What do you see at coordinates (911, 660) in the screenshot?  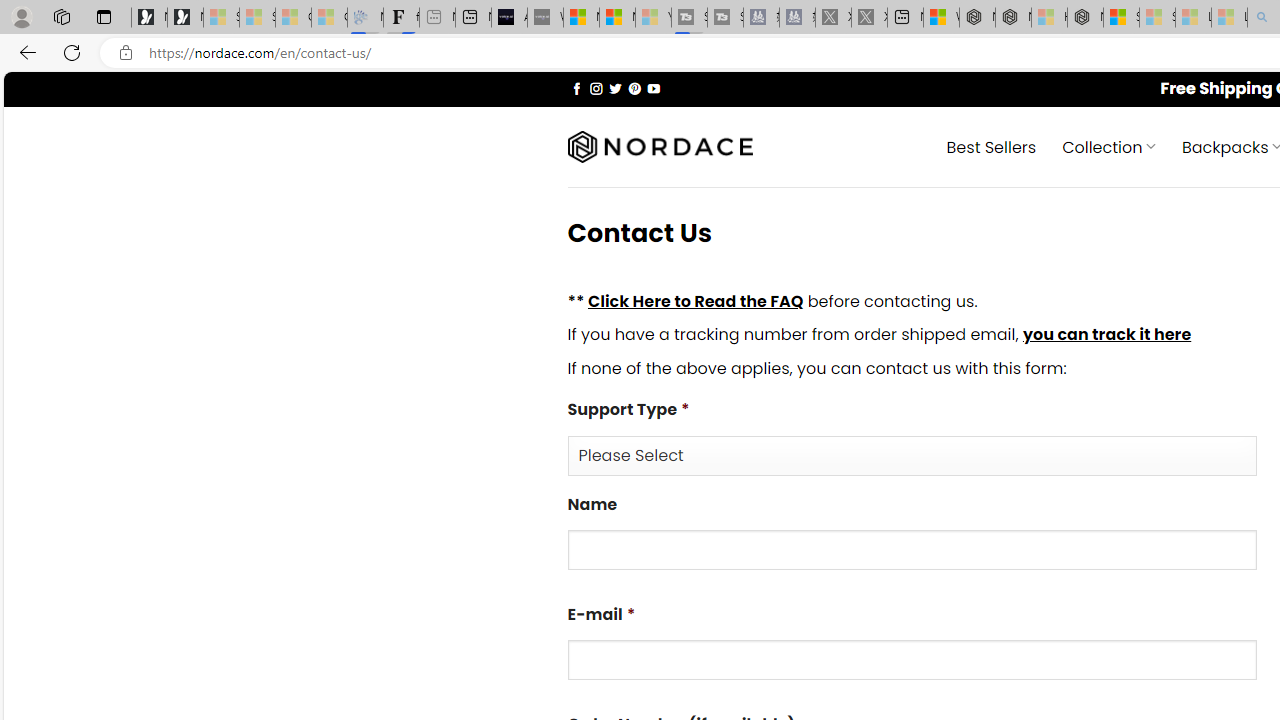 I see `'E-mail*'` at bounding box center [911, 660].